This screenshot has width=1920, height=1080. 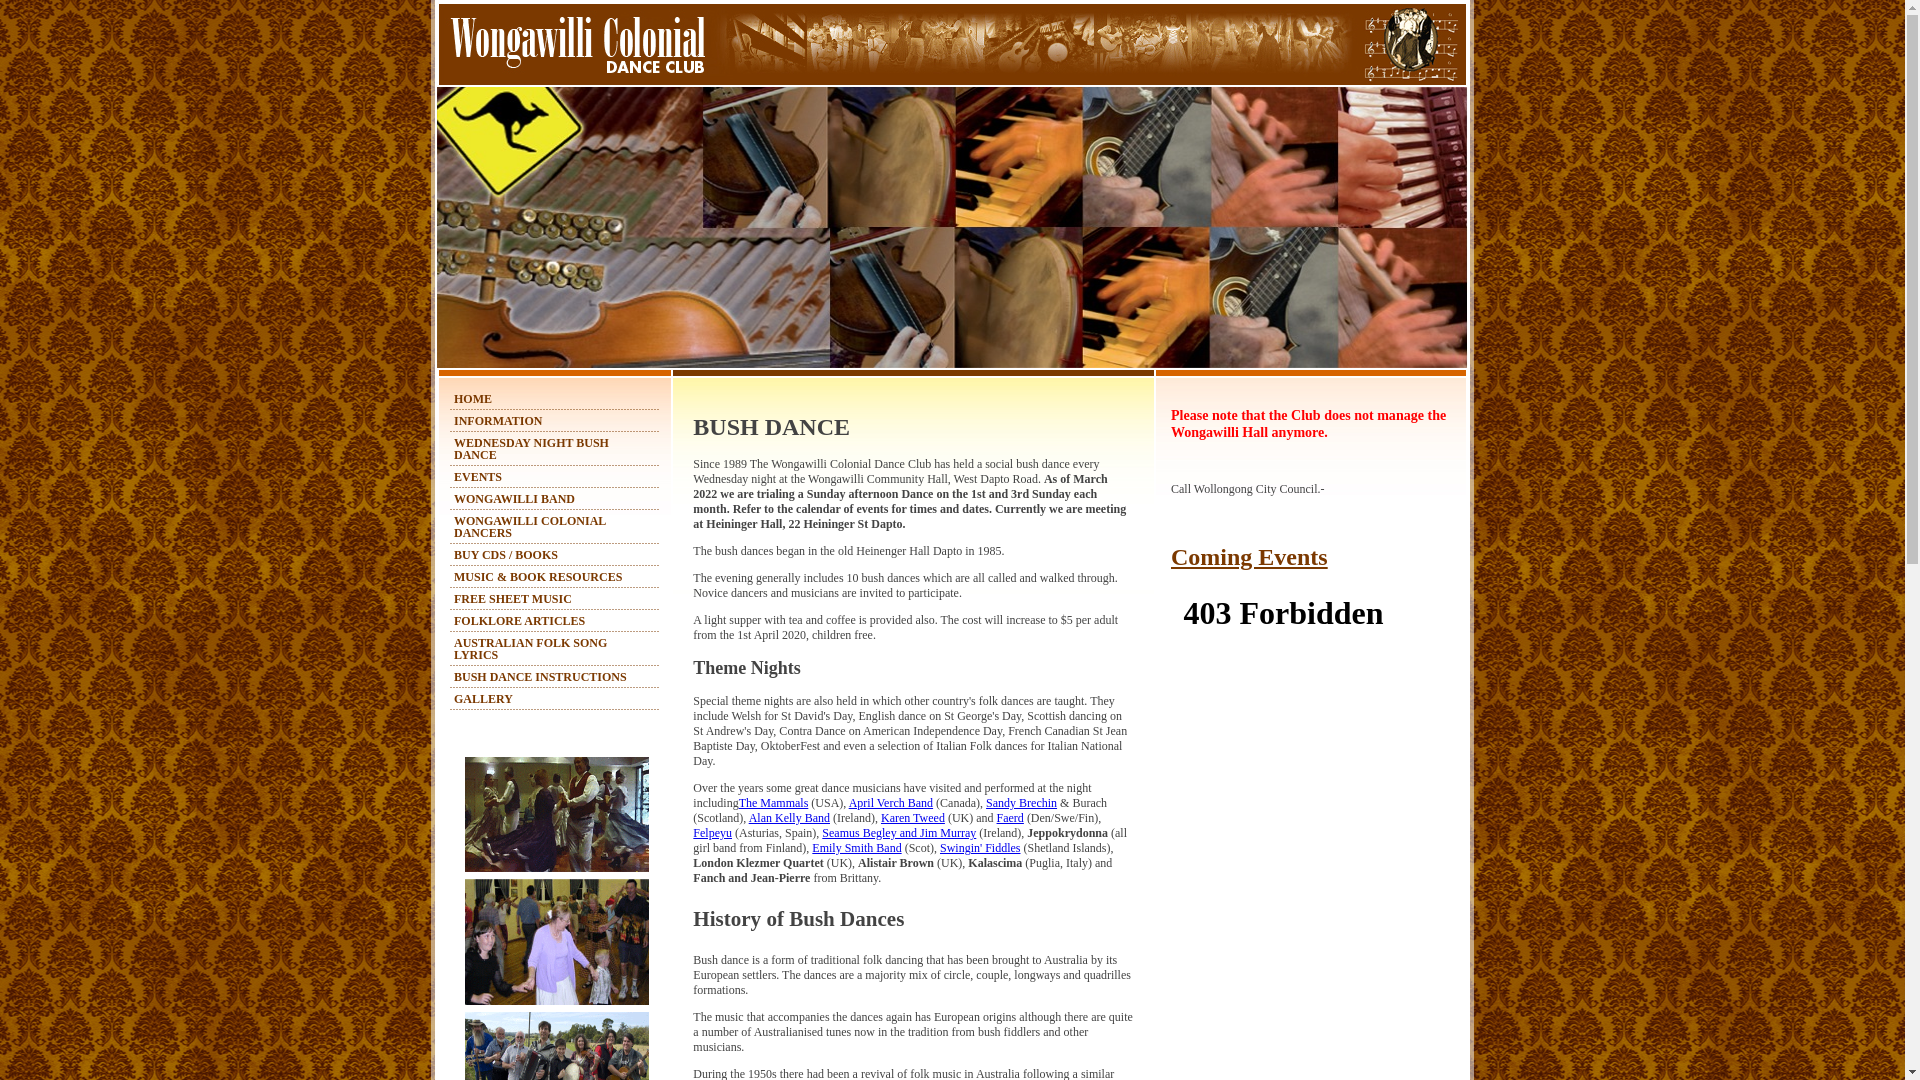 What do you see at coordinates (890, 801) in the screenshot?
I see `'April Verch Band'` at bounding box center [890, 801].